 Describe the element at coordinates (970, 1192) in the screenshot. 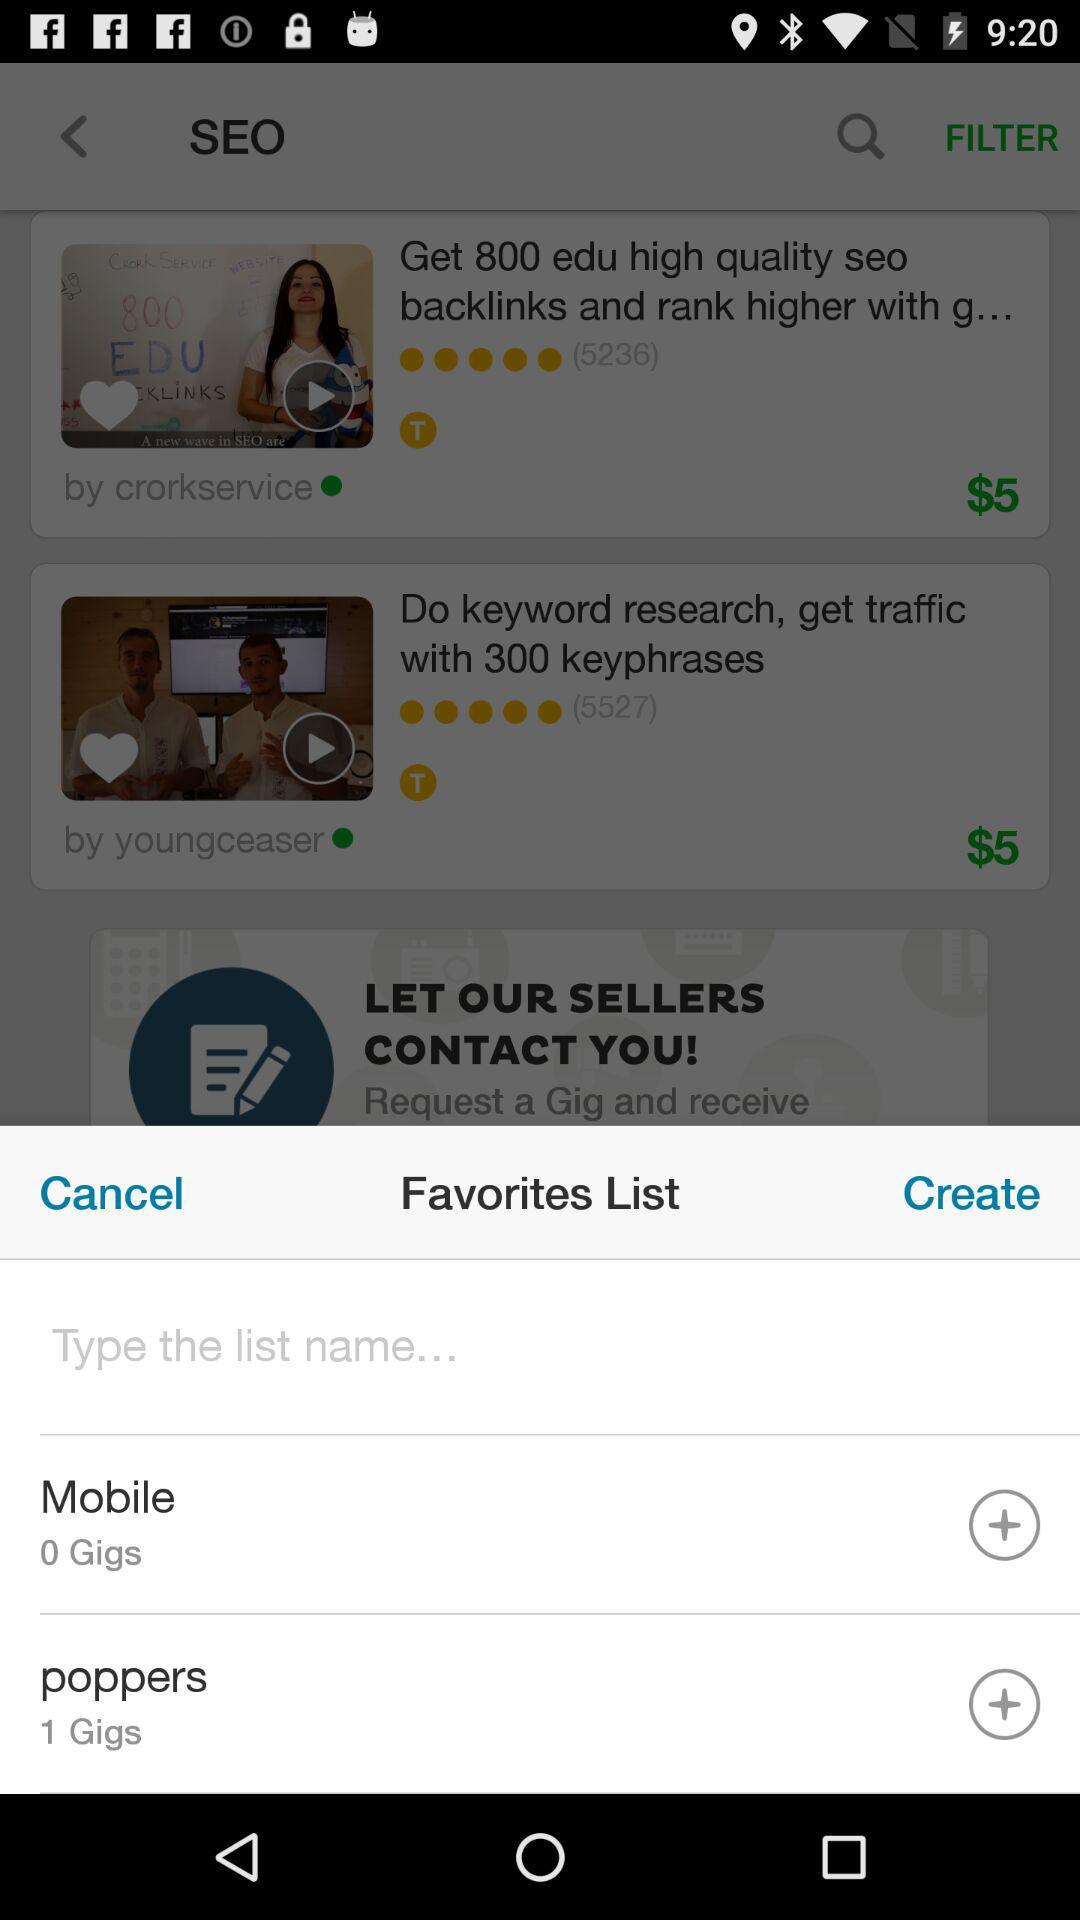

I see `the create on the right` at that location.